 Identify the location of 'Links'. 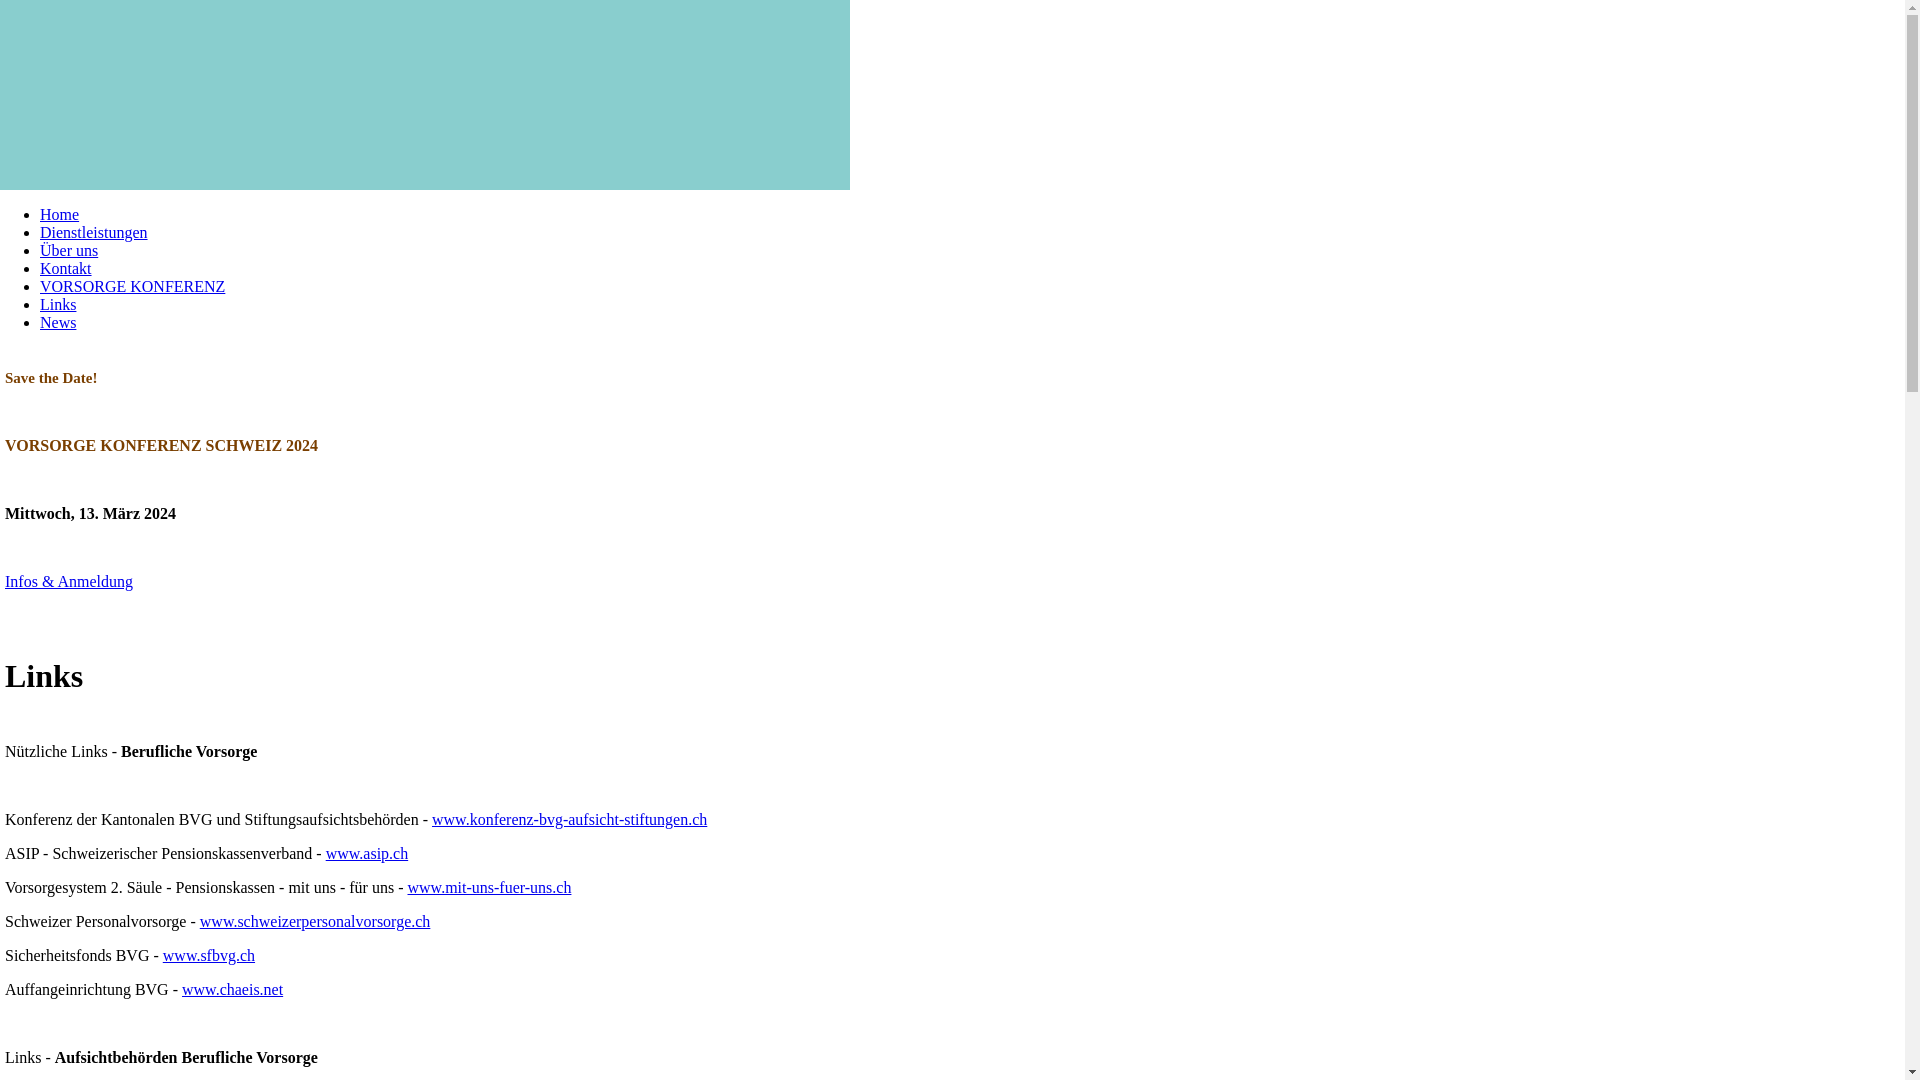
(57, 304).